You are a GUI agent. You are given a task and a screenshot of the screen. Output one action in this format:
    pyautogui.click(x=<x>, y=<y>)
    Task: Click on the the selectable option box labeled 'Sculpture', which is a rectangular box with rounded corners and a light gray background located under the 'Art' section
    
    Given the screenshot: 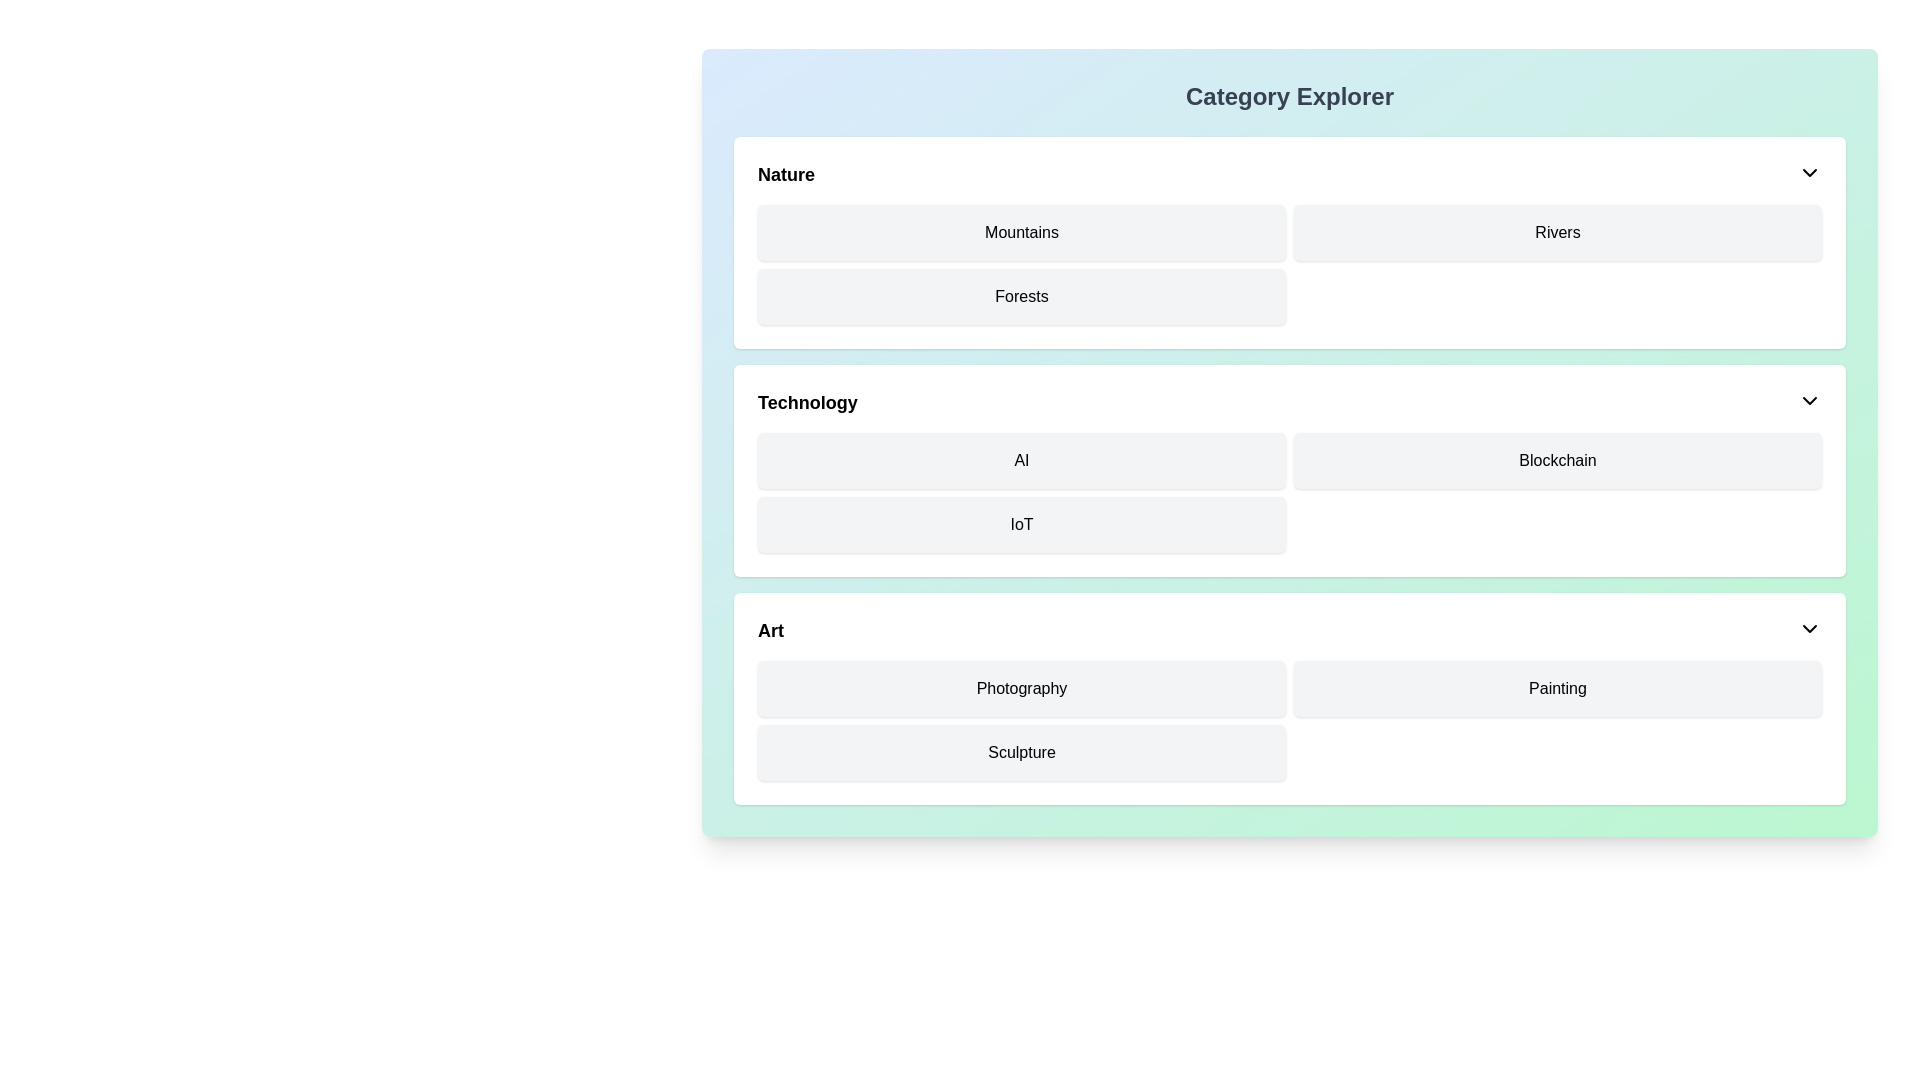 What is the action you would take?
    pyautogui.click(x=1022, y=752)
    